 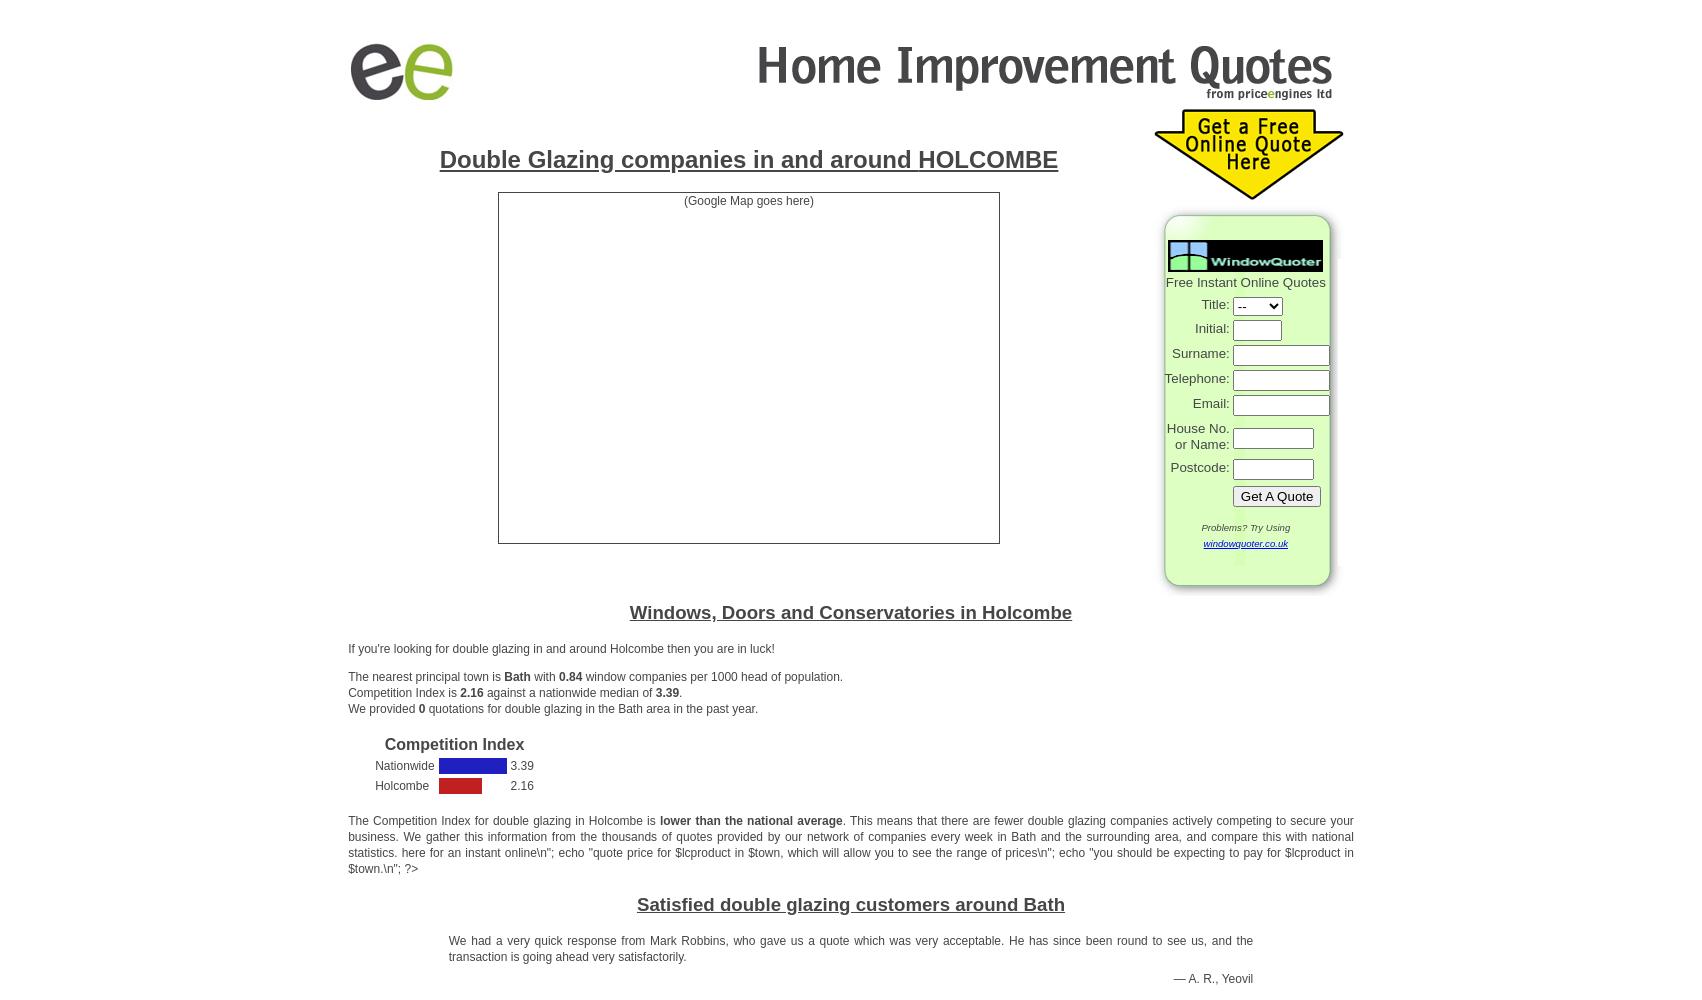 I want to click on '(Google Map goes here)', so click(x=747, y=199).